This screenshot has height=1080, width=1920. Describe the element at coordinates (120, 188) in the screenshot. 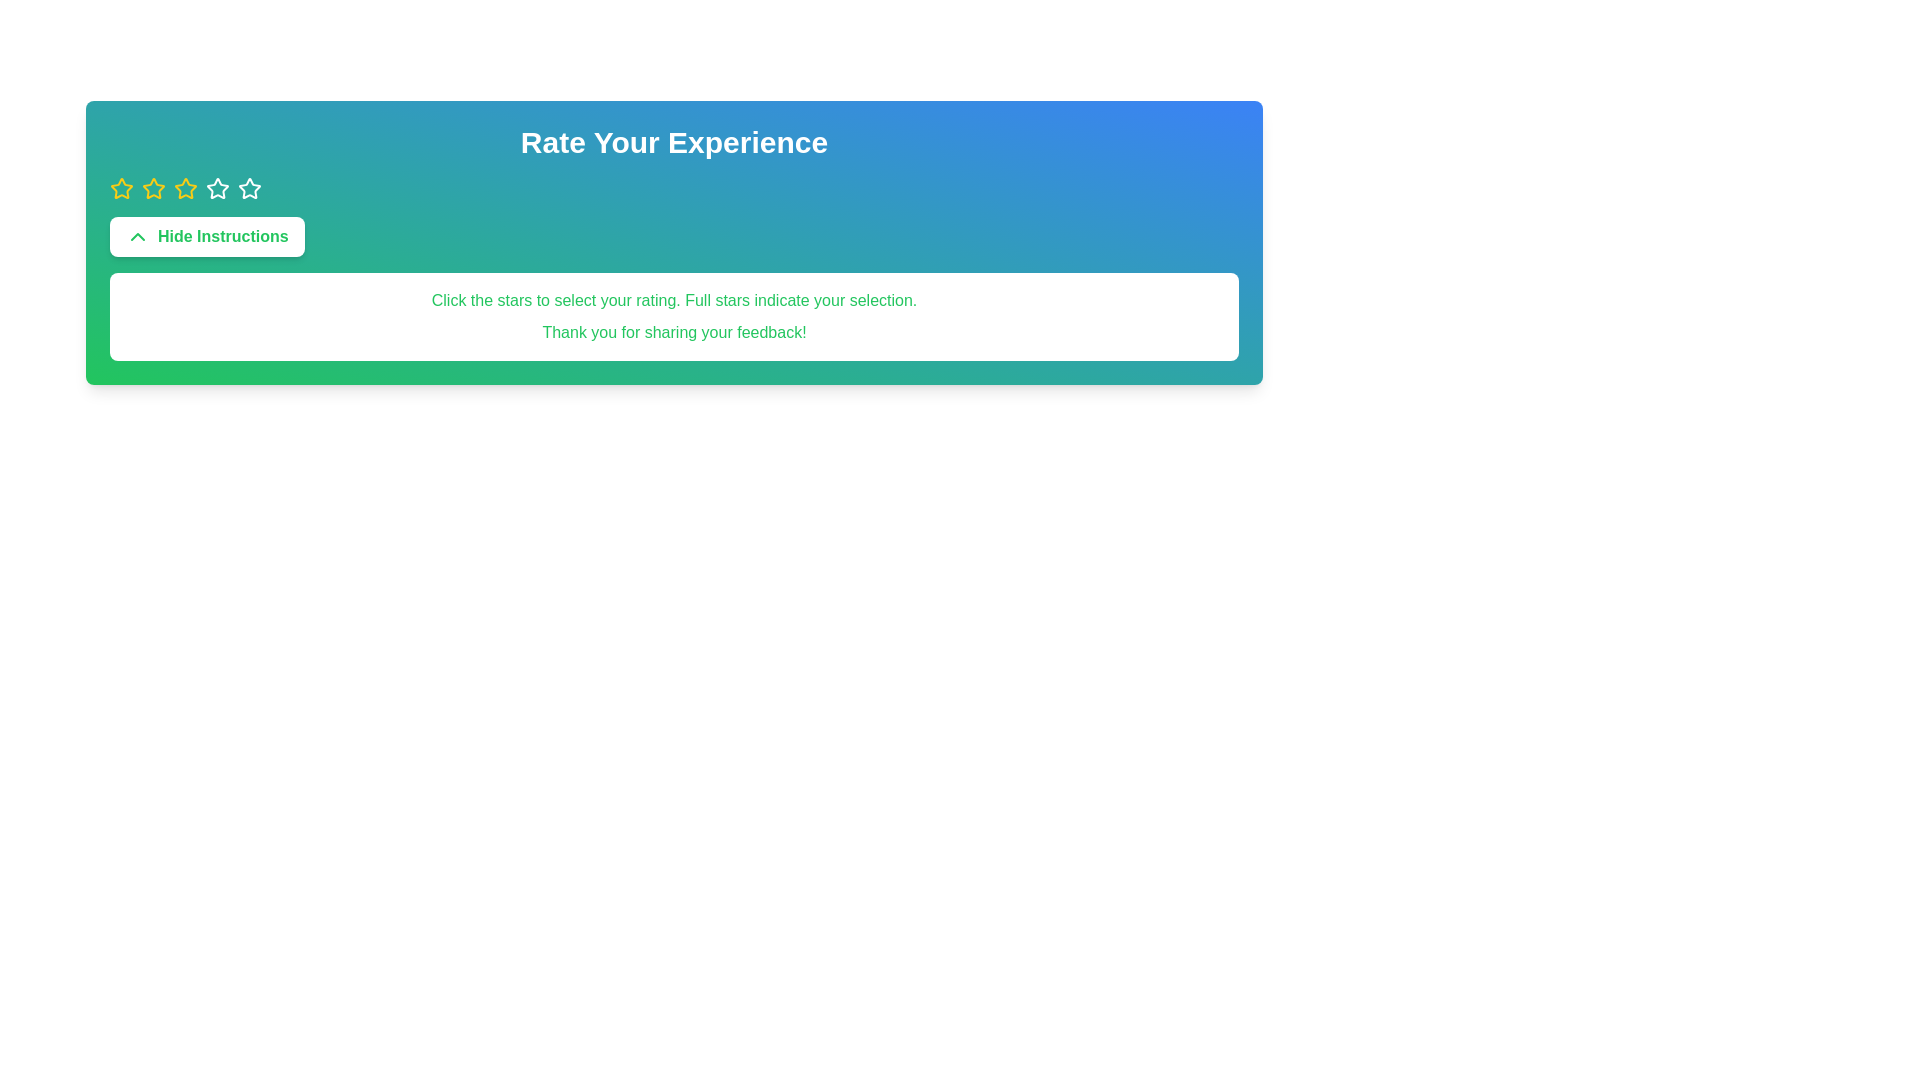

I see `the first star icon button in the rating component` at that location.